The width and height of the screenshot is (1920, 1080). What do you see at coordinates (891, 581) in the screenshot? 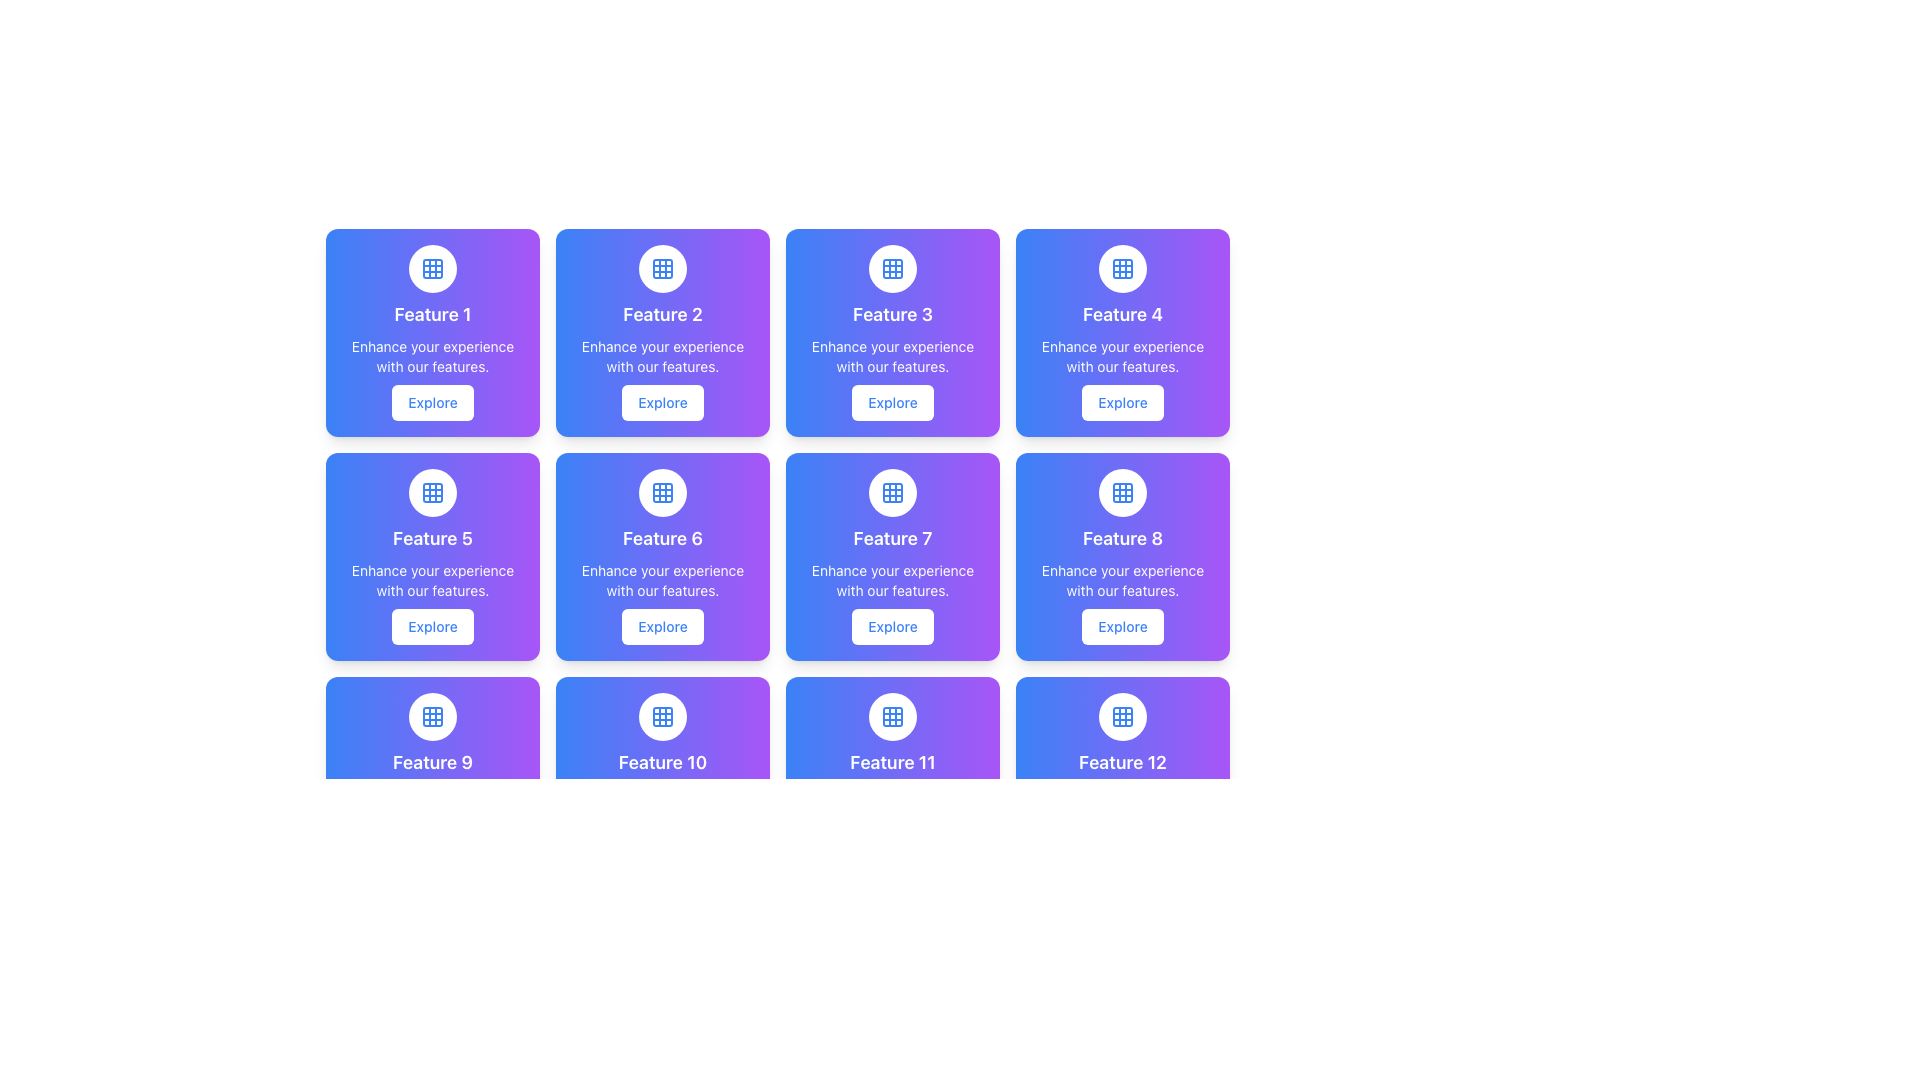
I see `text label that says 'Enhance your experience with our features.' located in the 'Feature 7' panel, which is in the third row and third column of the grid layout` at bounding box center [891, 581].